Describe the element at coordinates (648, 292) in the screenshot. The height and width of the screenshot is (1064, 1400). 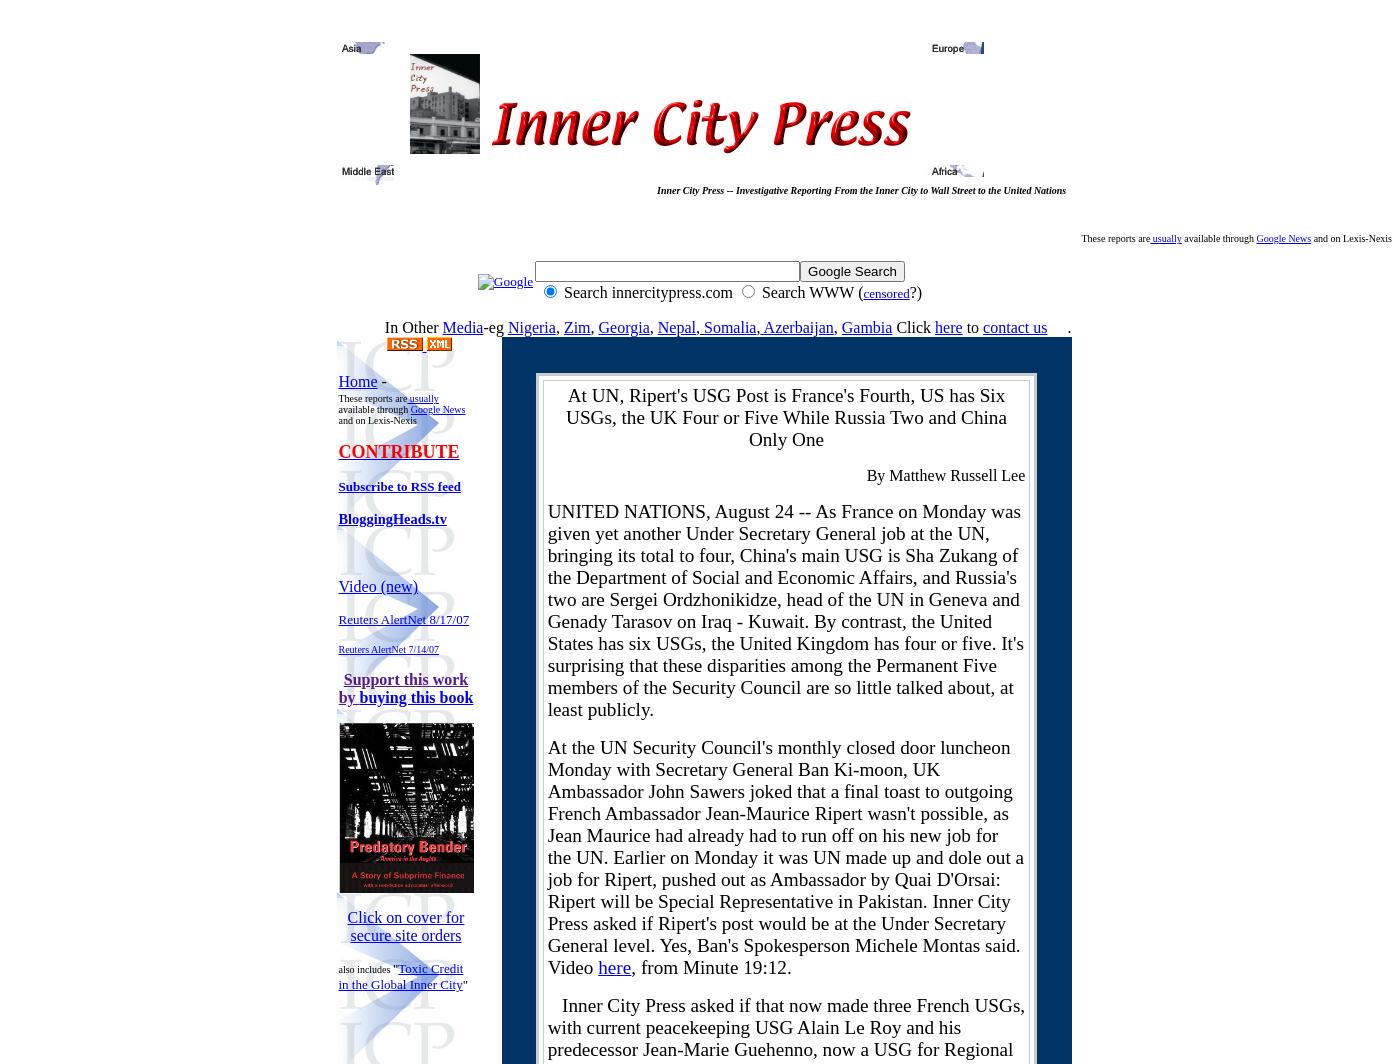
I see `'Search innercitypress.com'` at that location.